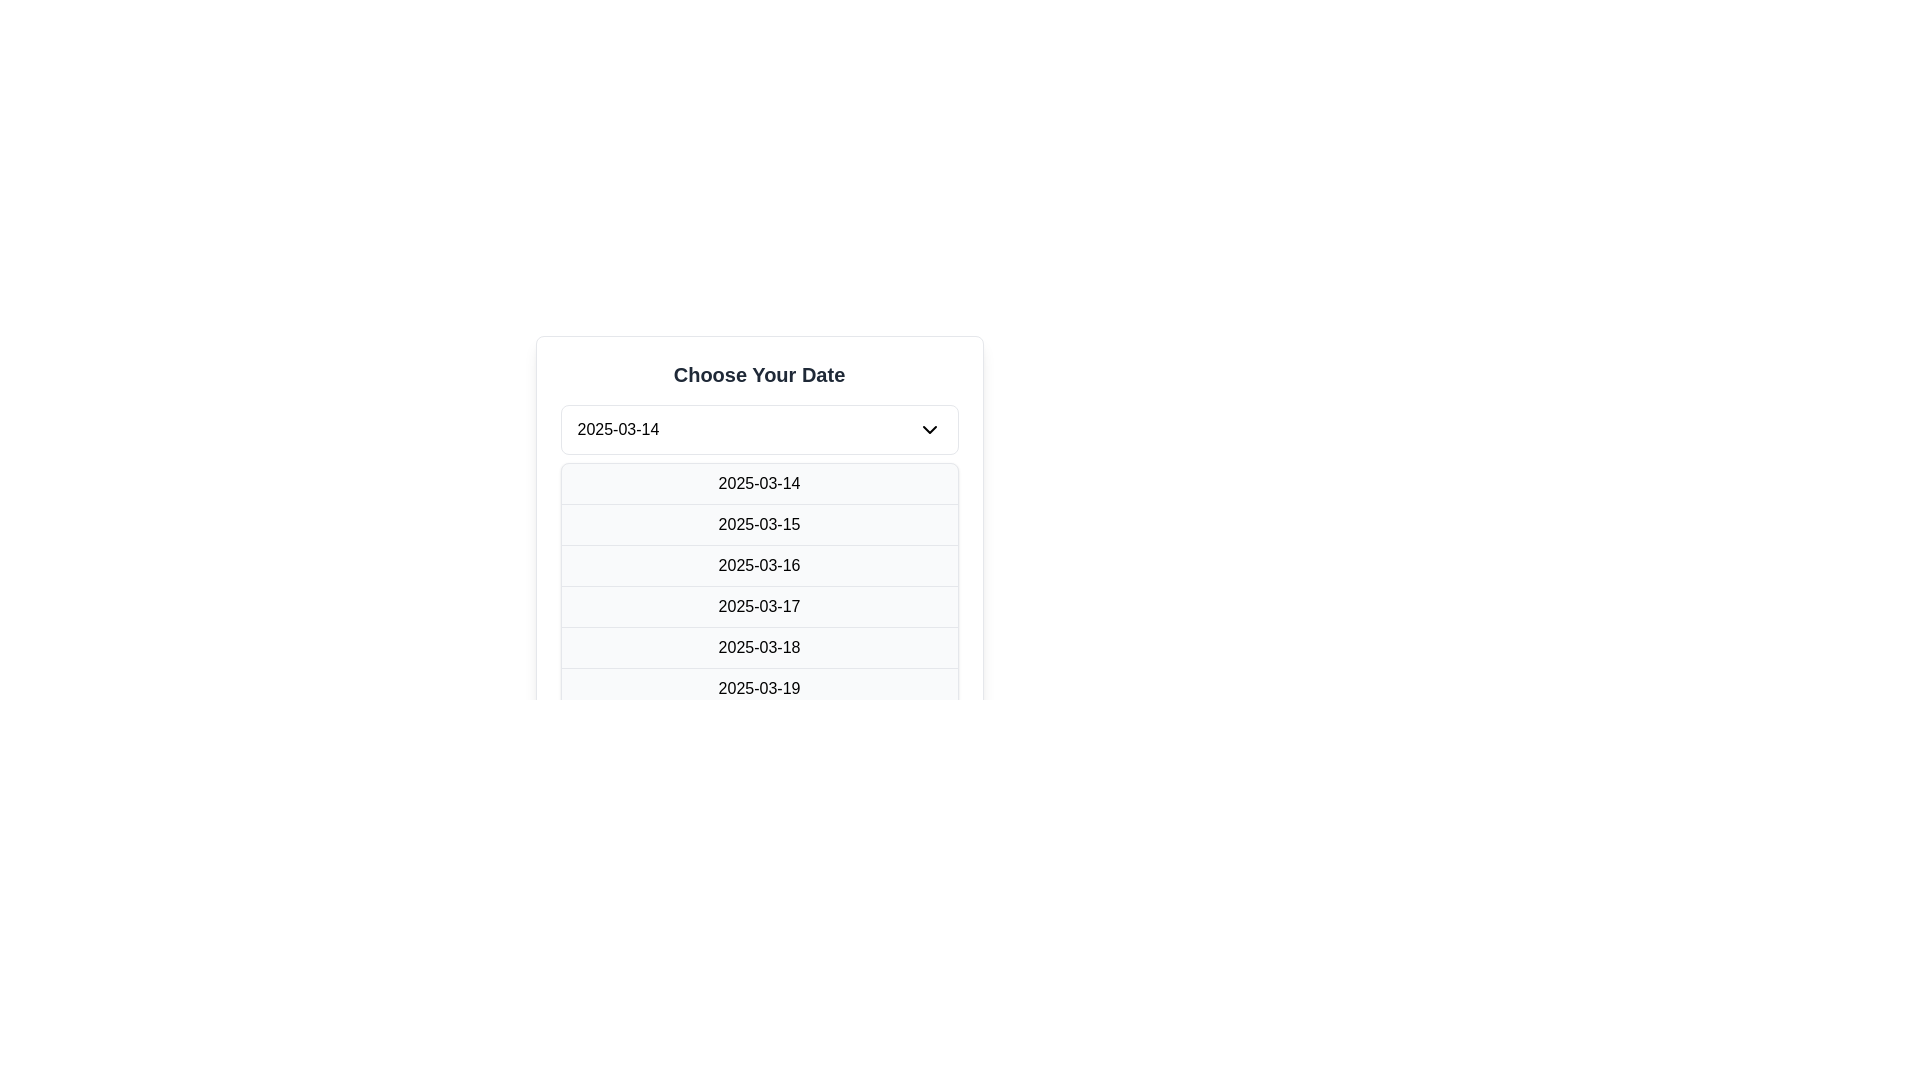  Describe the element at coordinates (758, 483) in the screenshot. I see `the list item displaying the date '2025-03-14'` at that location.